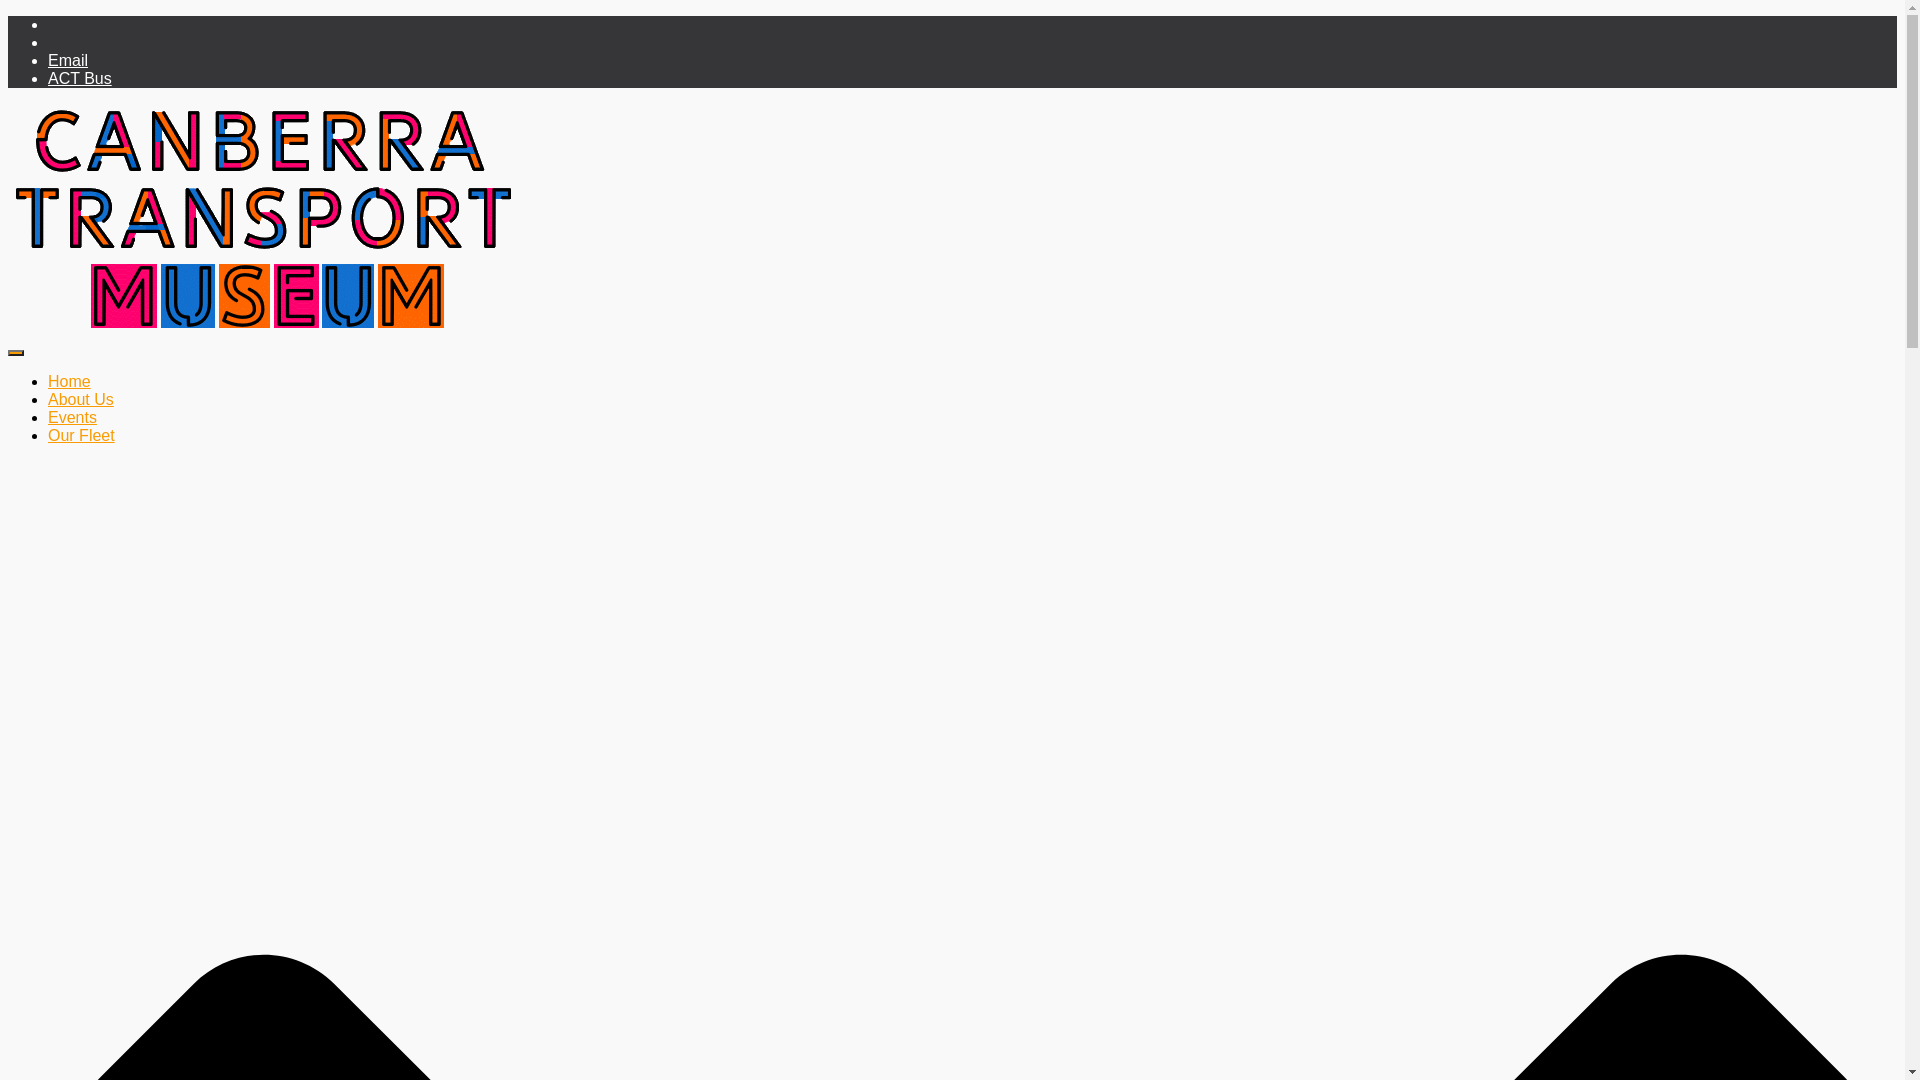 This screenshot has height=1080, width=1920. Describe the element at coordinates (80, 399) in the screenshot. I see `'About Us'` at that location.